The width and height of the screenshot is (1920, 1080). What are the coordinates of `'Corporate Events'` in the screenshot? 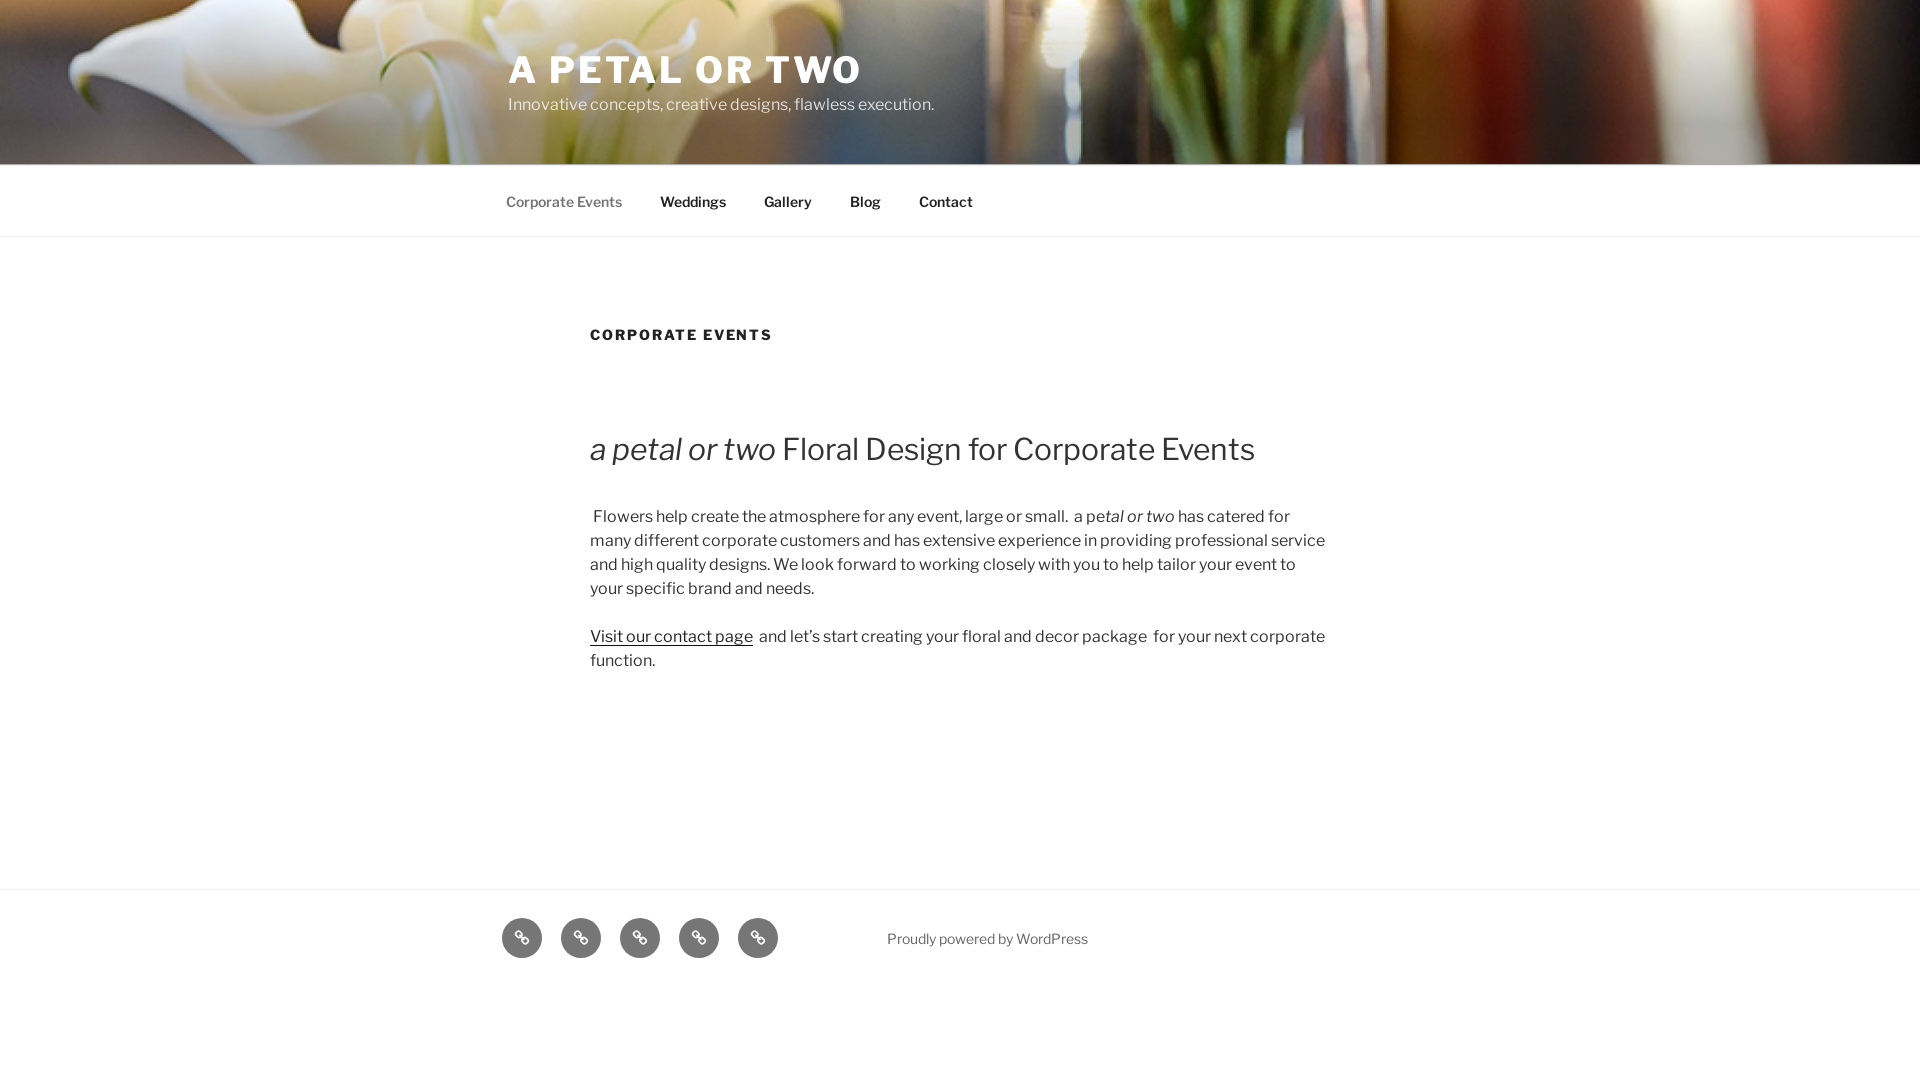 It's located at (522, 937).